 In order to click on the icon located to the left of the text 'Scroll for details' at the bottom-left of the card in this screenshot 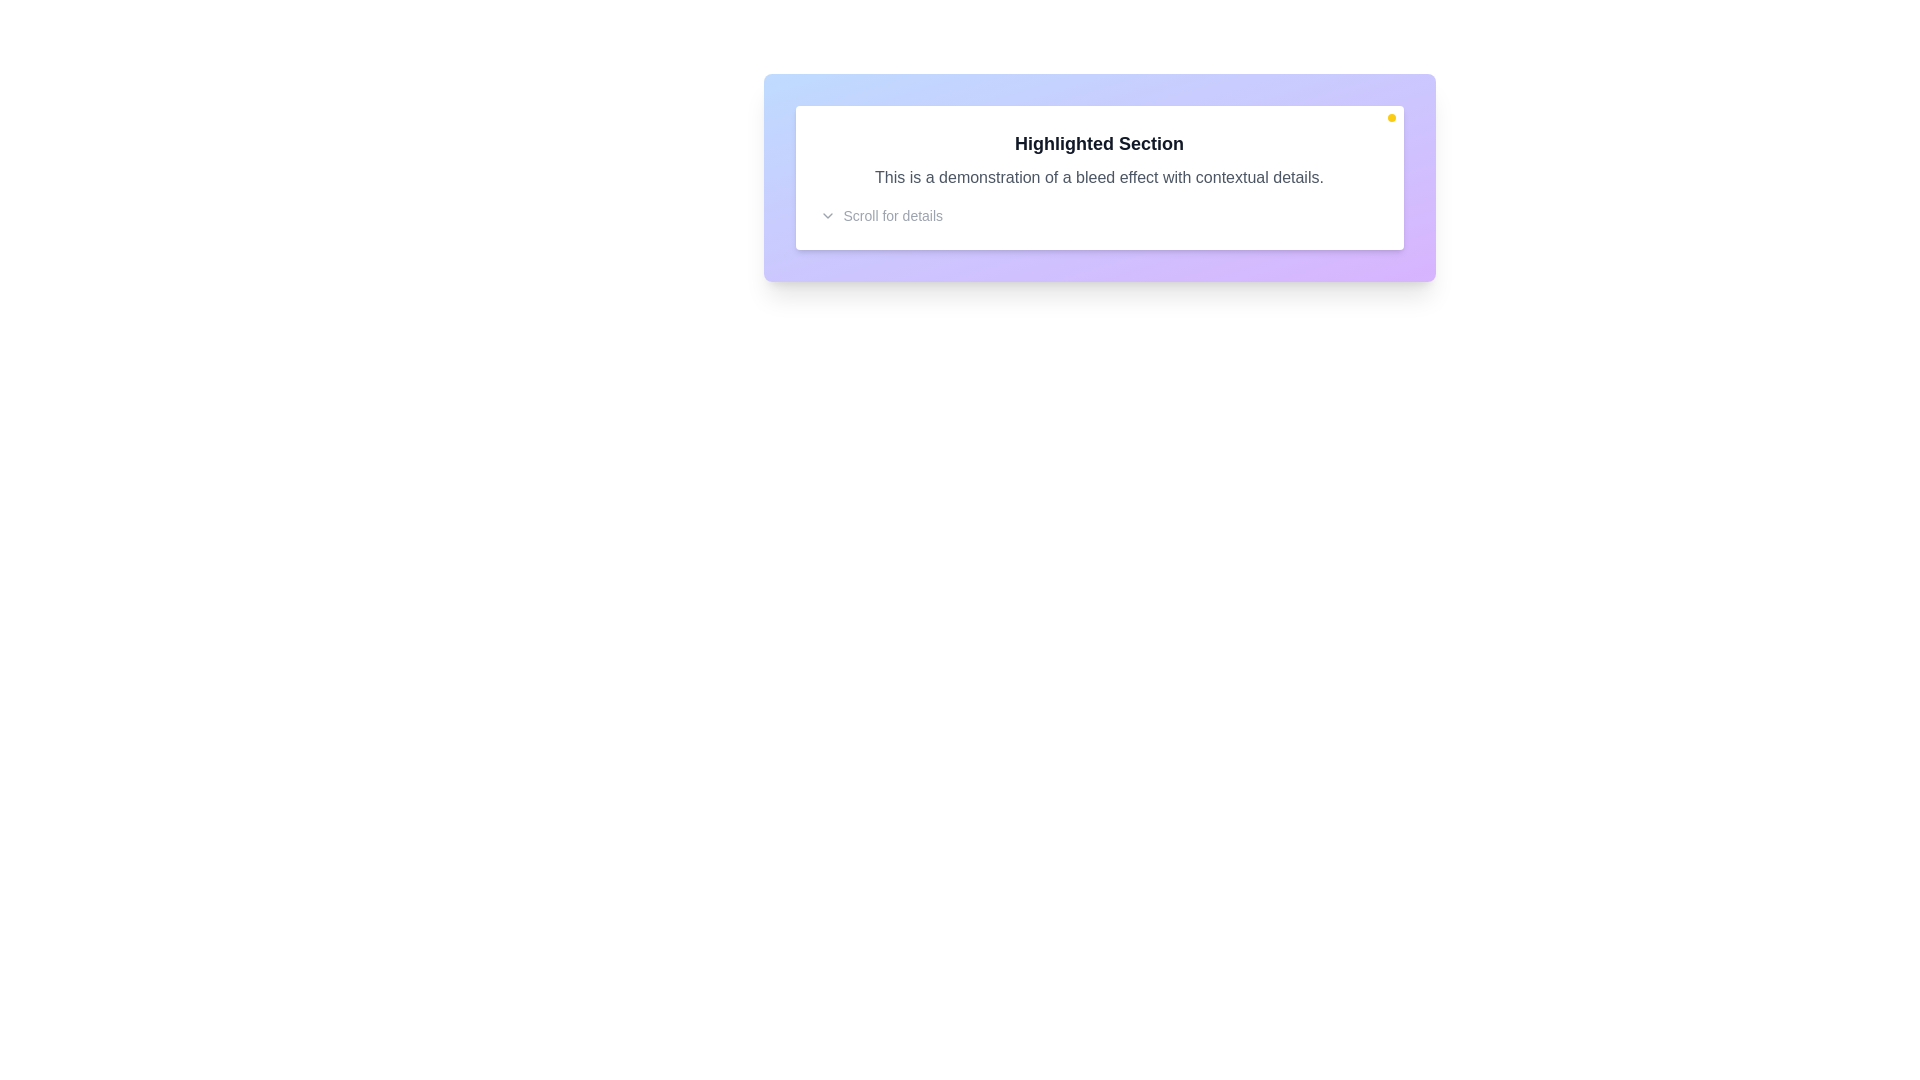, I will do `click(827, 216)`.